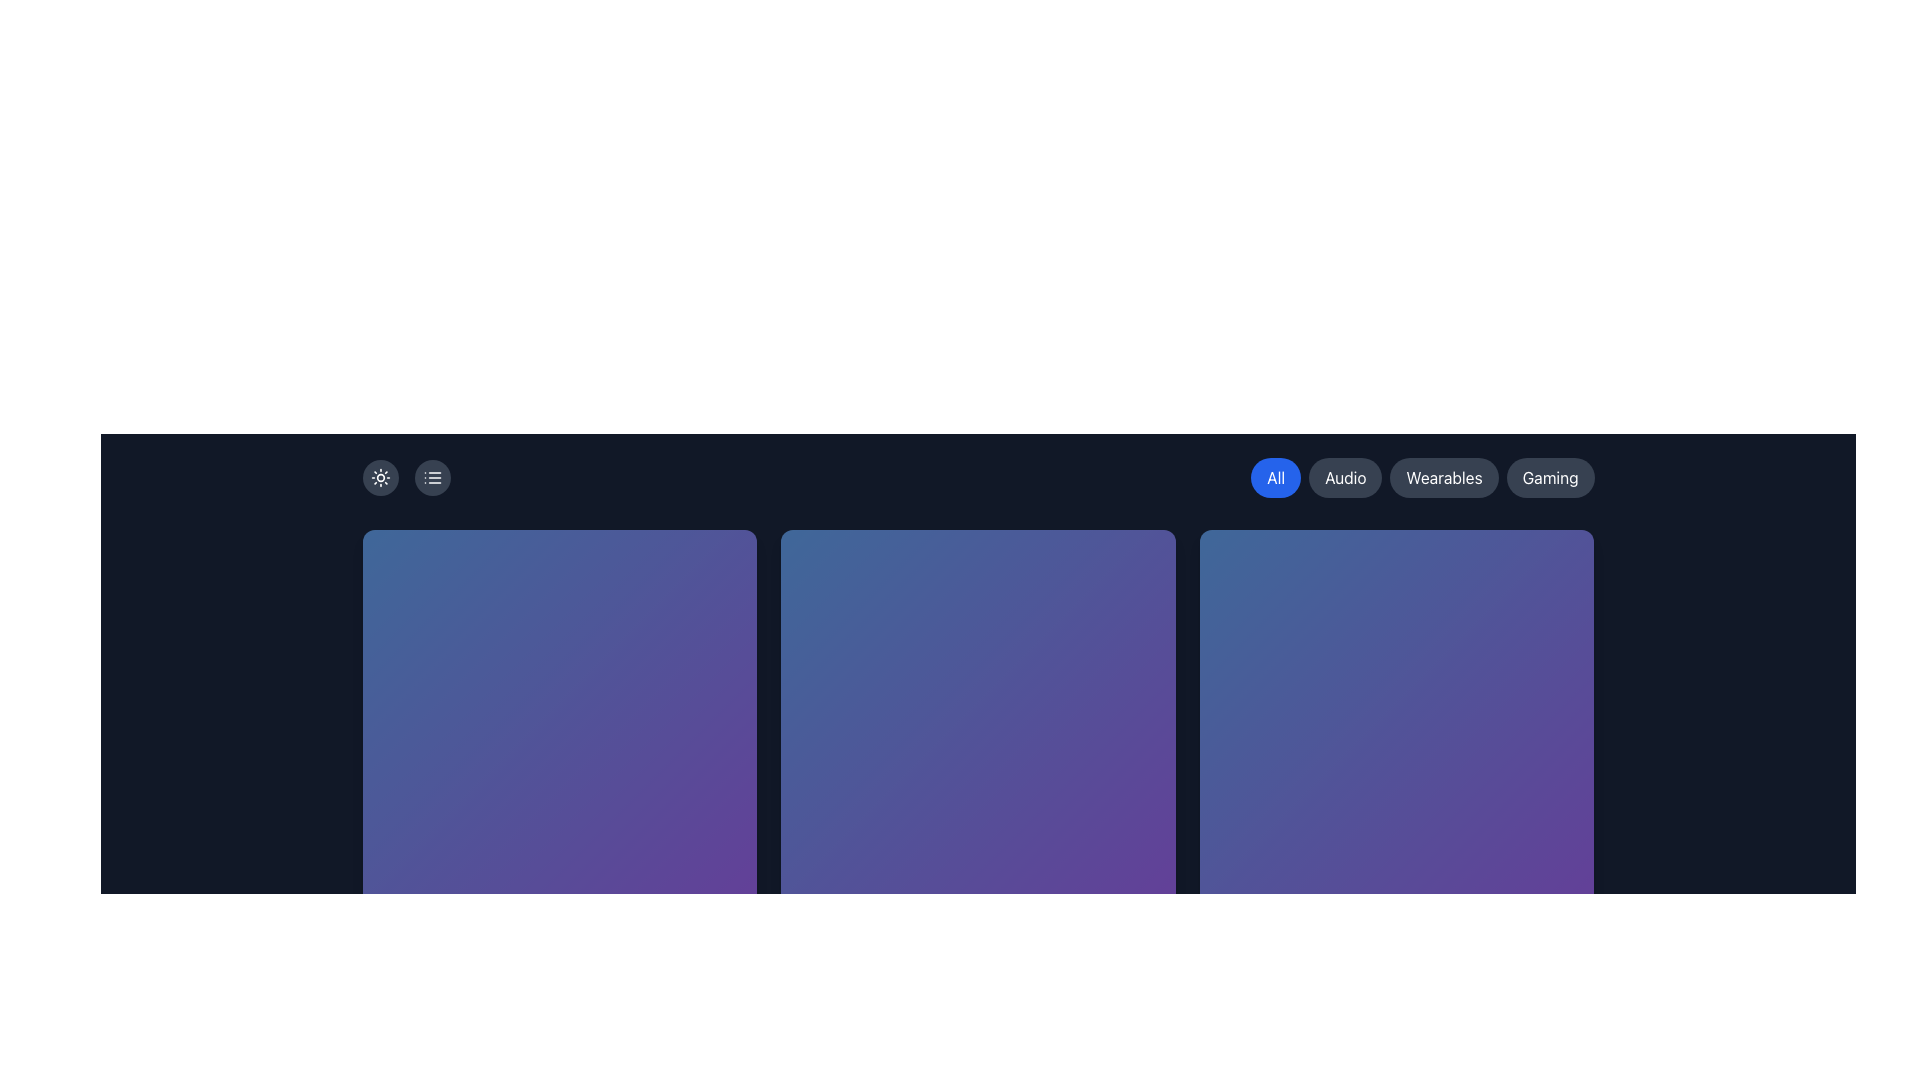 This screenshot has height=1080, width=1920. I want to click on the button labeled 'Wearables', so click(1444, 478).